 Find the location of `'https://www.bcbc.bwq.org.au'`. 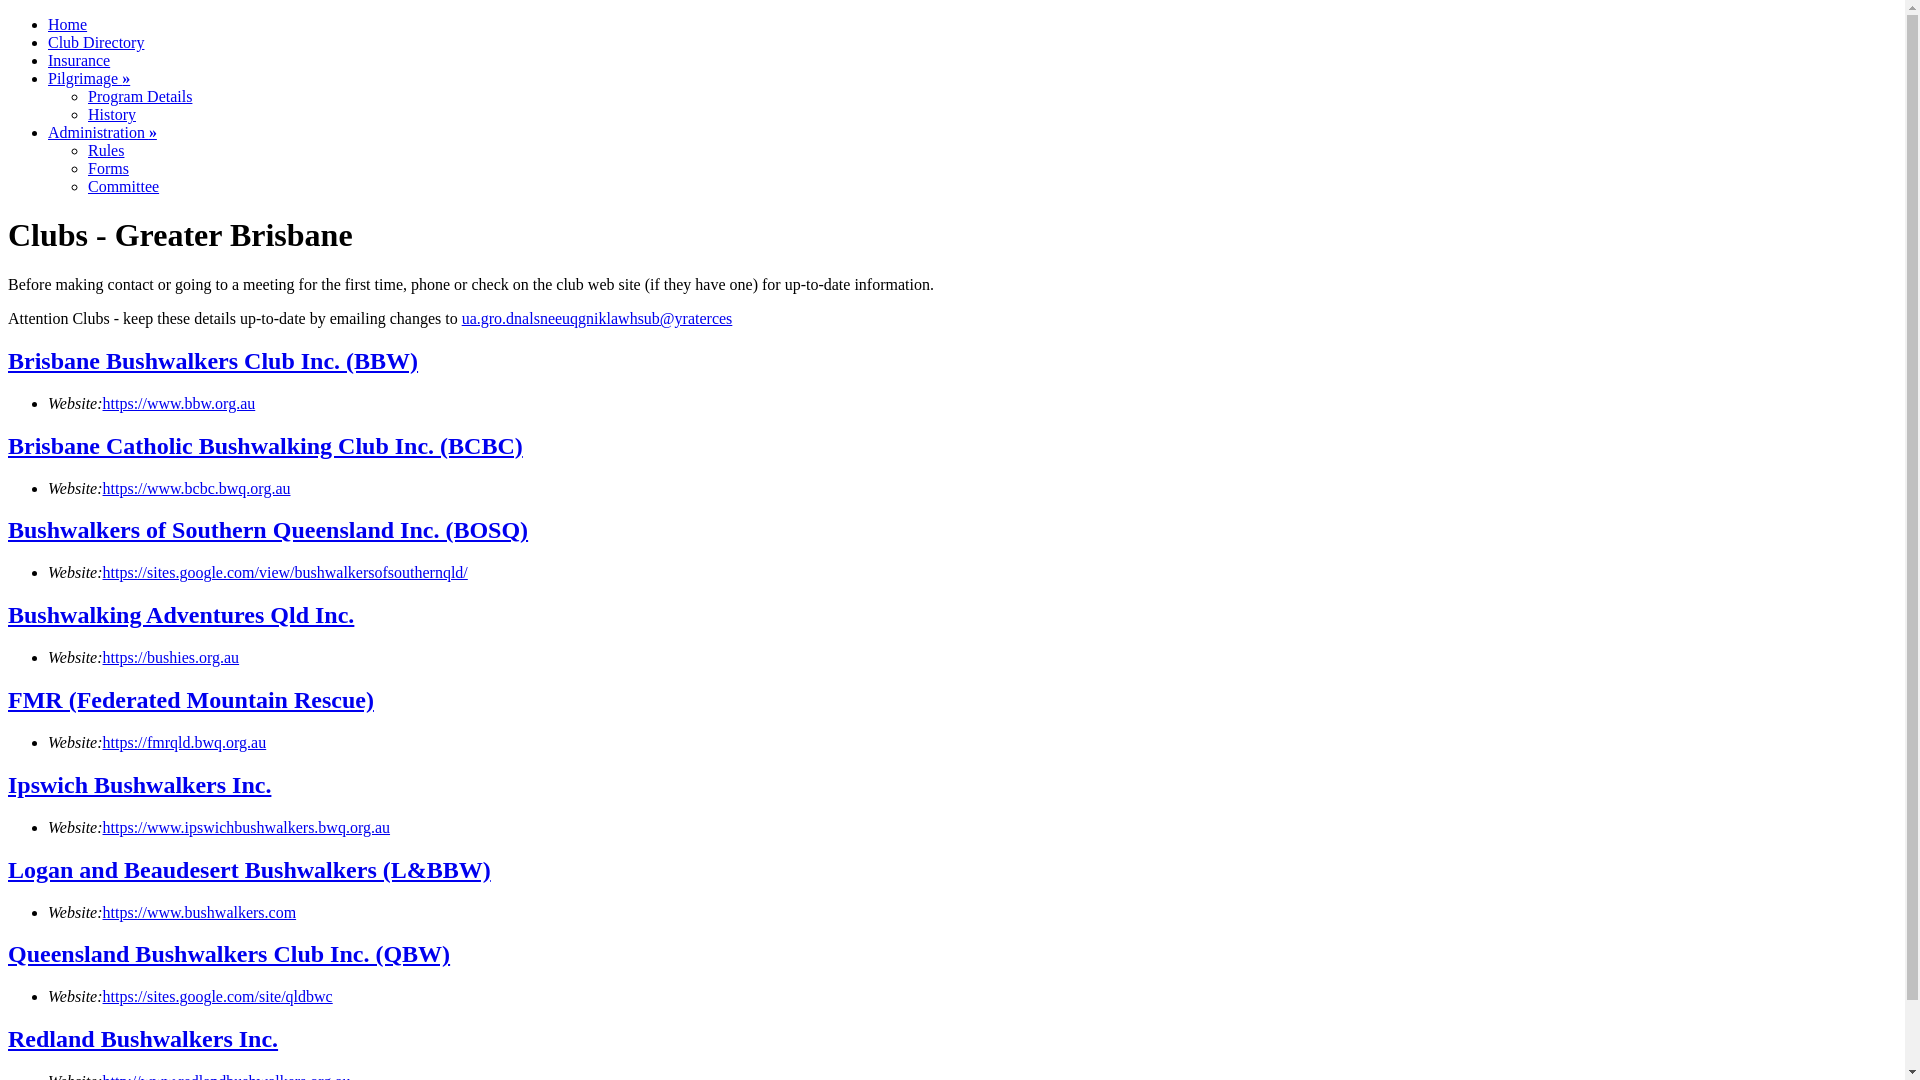

'https://www.bcbc.bwq.org.au' is located at coordinates (196, 488).